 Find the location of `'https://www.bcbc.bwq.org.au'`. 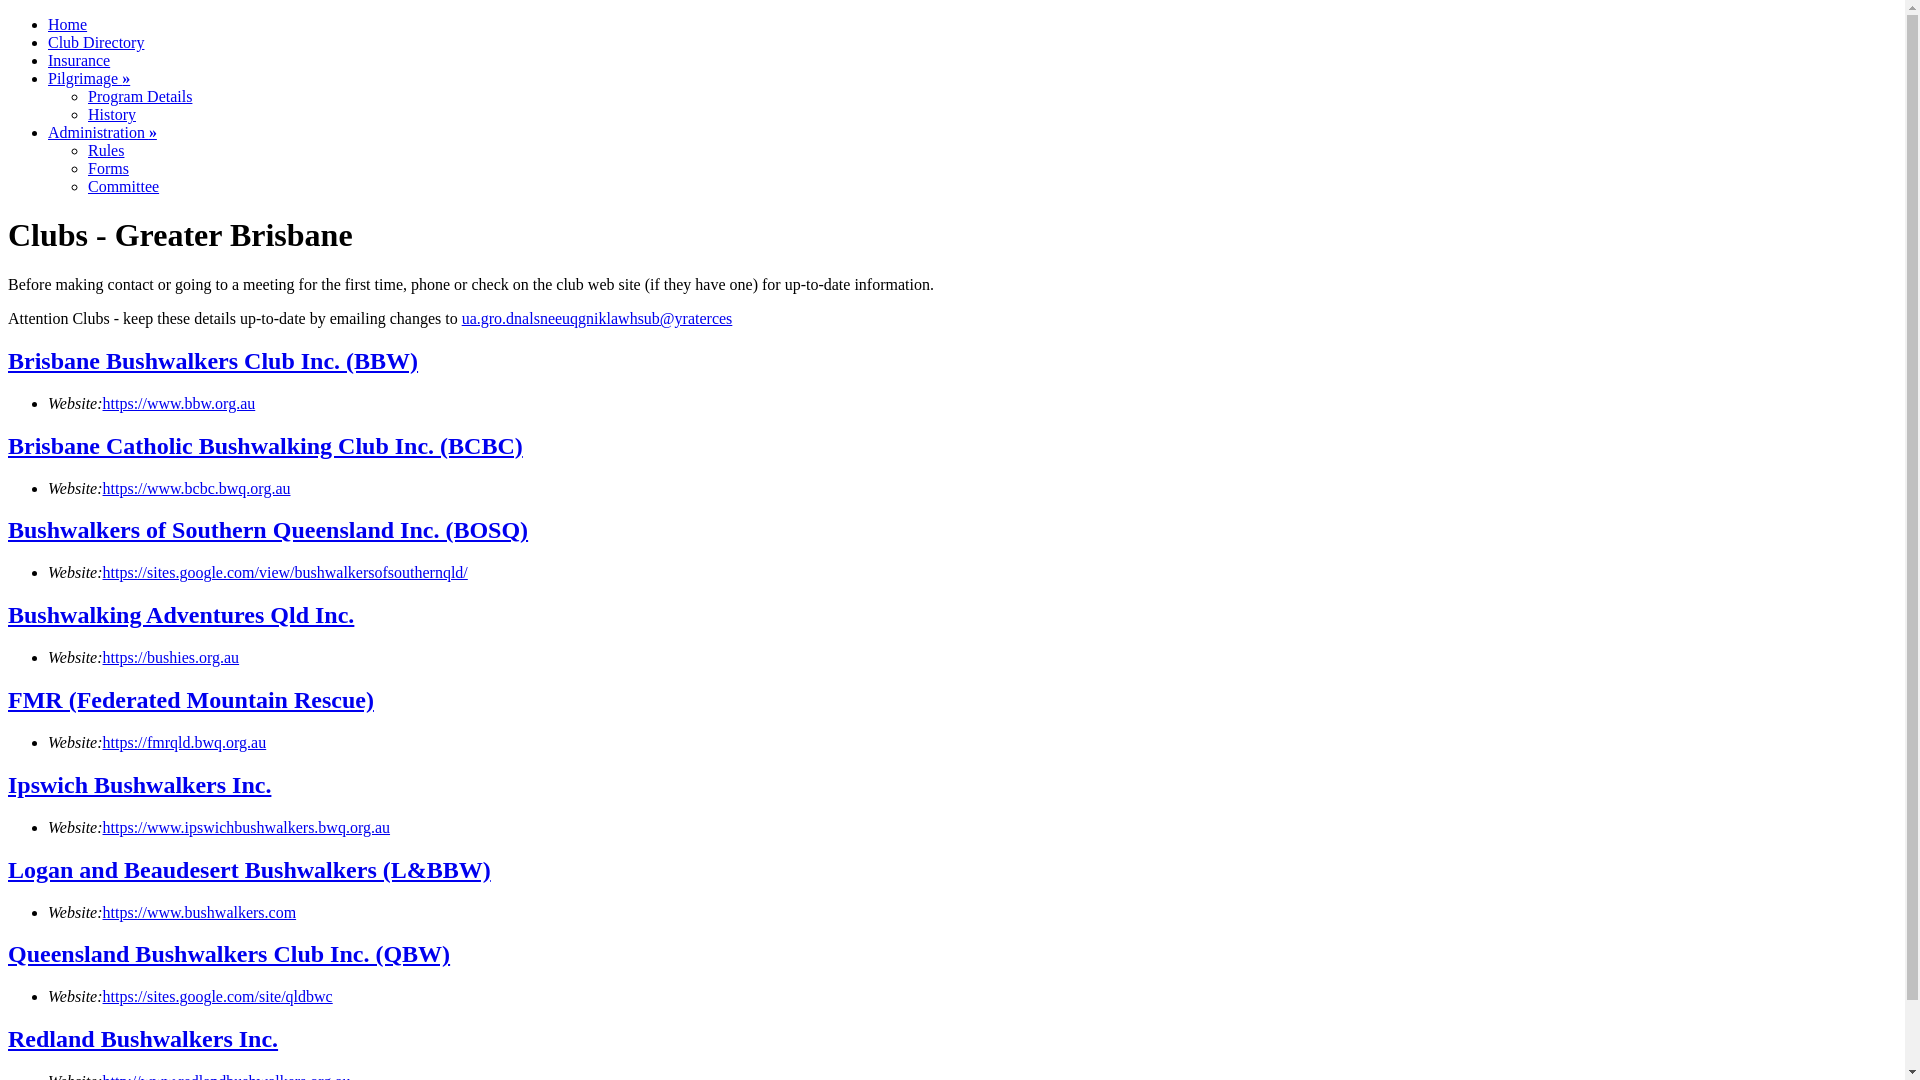

'https://www.bcbc.bwq.org.au' is located at coordinates (196, 488).